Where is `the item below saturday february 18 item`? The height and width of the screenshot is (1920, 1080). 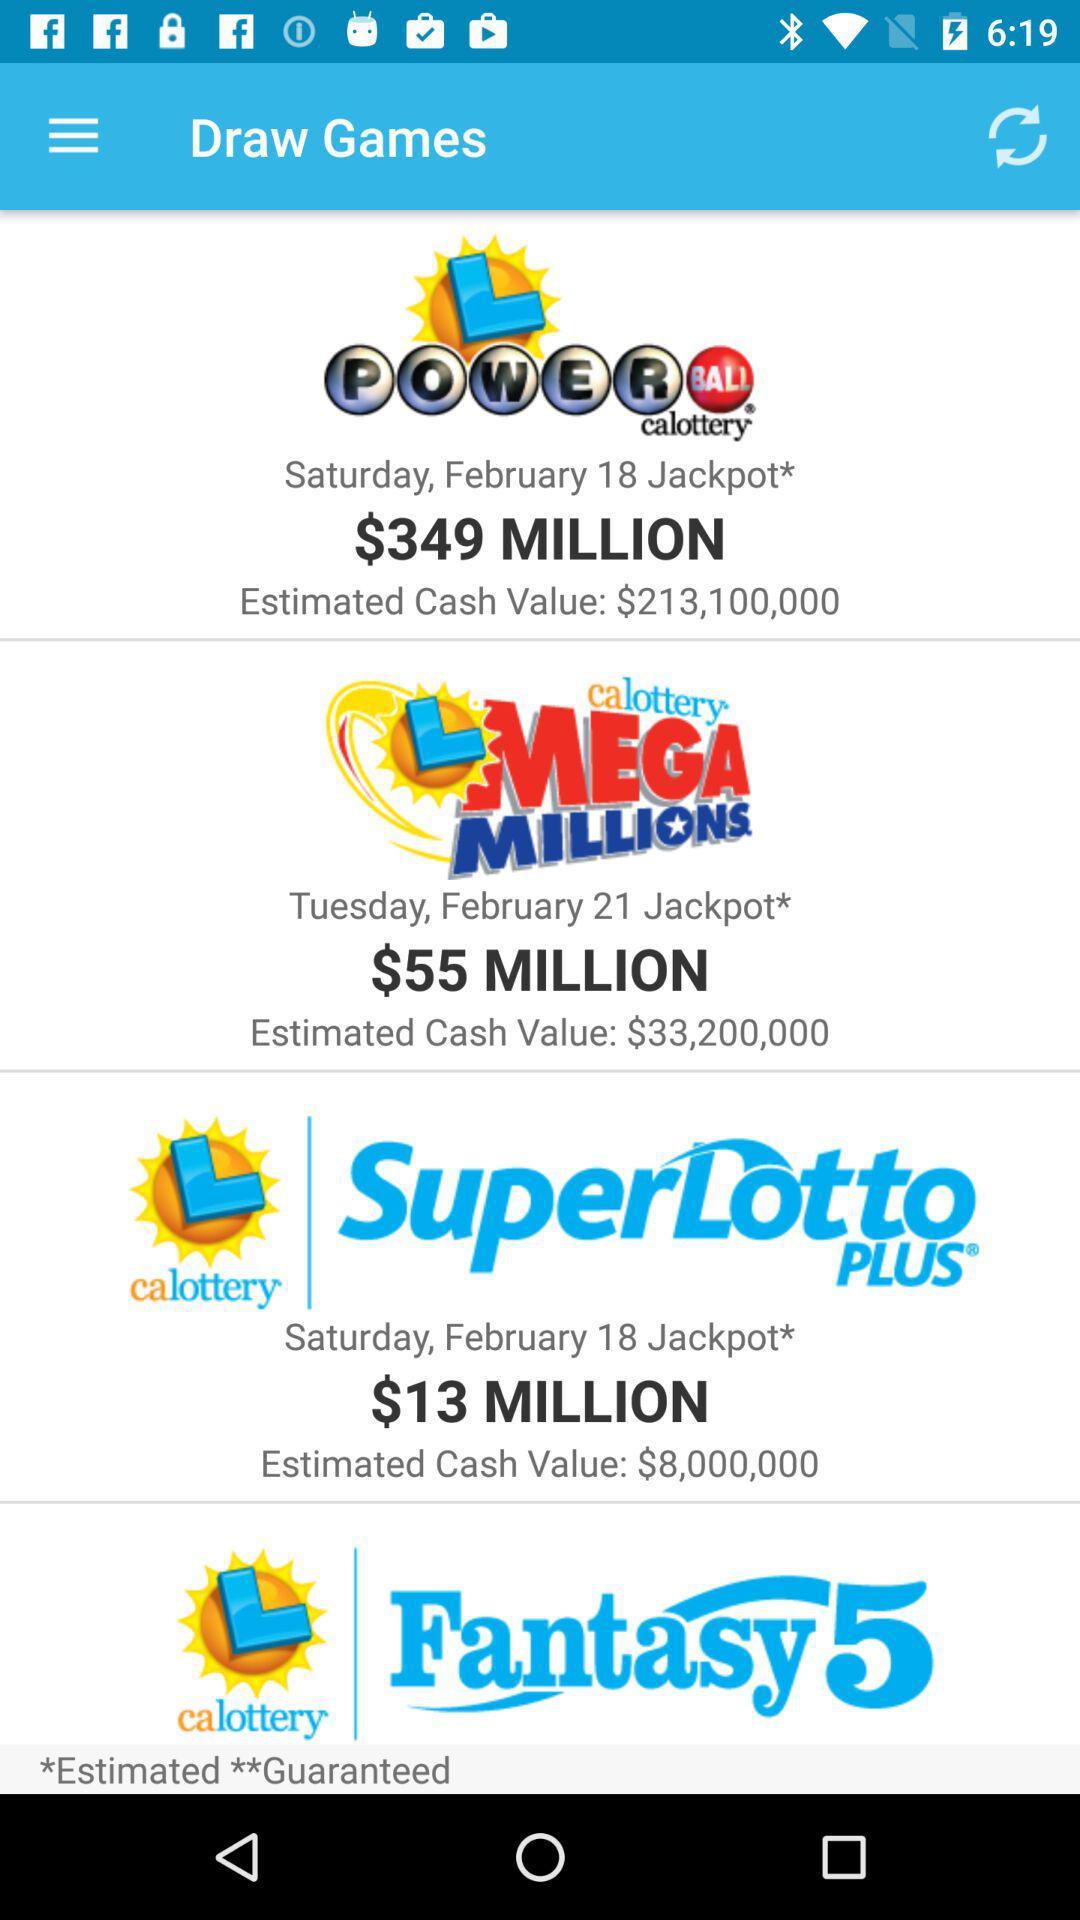
the item below saturday february 18 item is located at coordinates (538, 1398).